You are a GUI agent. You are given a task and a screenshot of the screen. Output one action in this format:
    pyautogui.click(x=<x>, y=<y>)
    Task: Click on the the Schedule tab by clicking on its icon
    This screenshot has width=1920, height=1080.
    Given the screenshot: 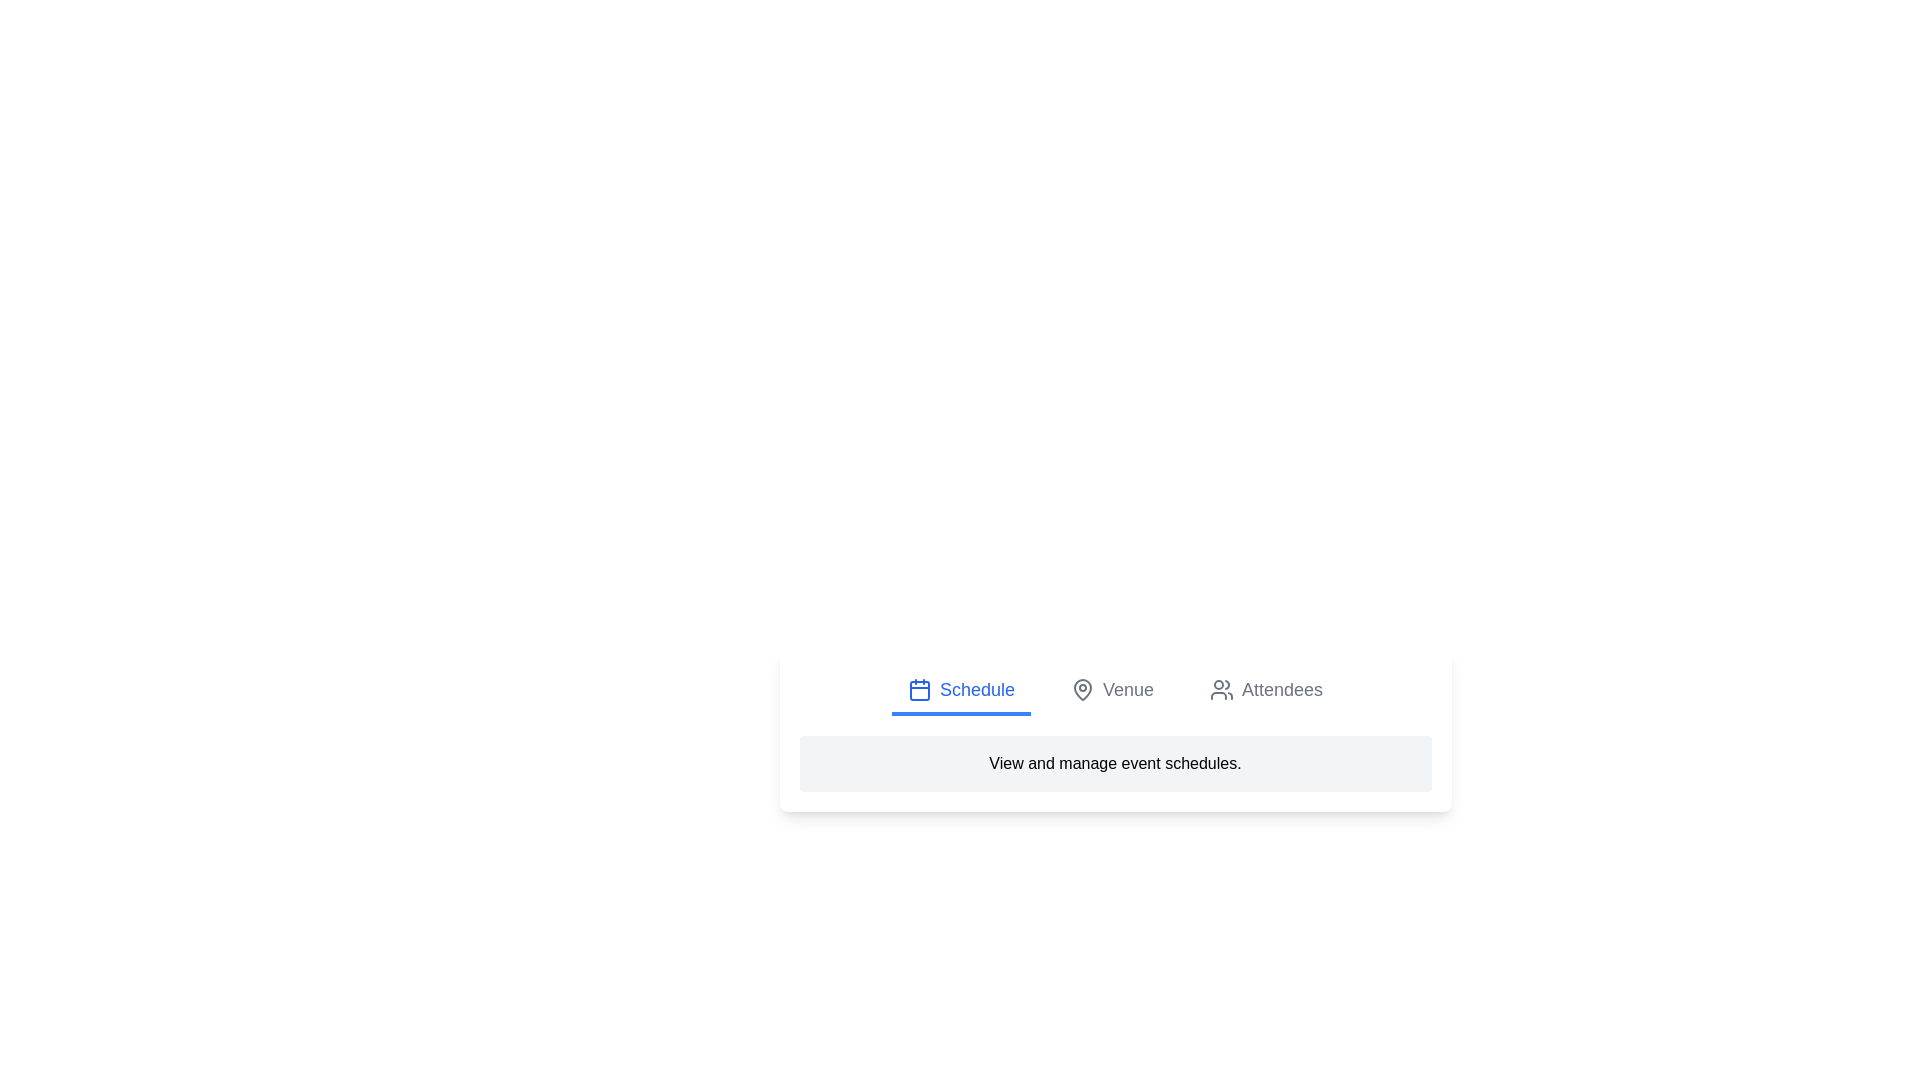 What is the action you would take?
    pyautogui.click(x=918, y=689)
    